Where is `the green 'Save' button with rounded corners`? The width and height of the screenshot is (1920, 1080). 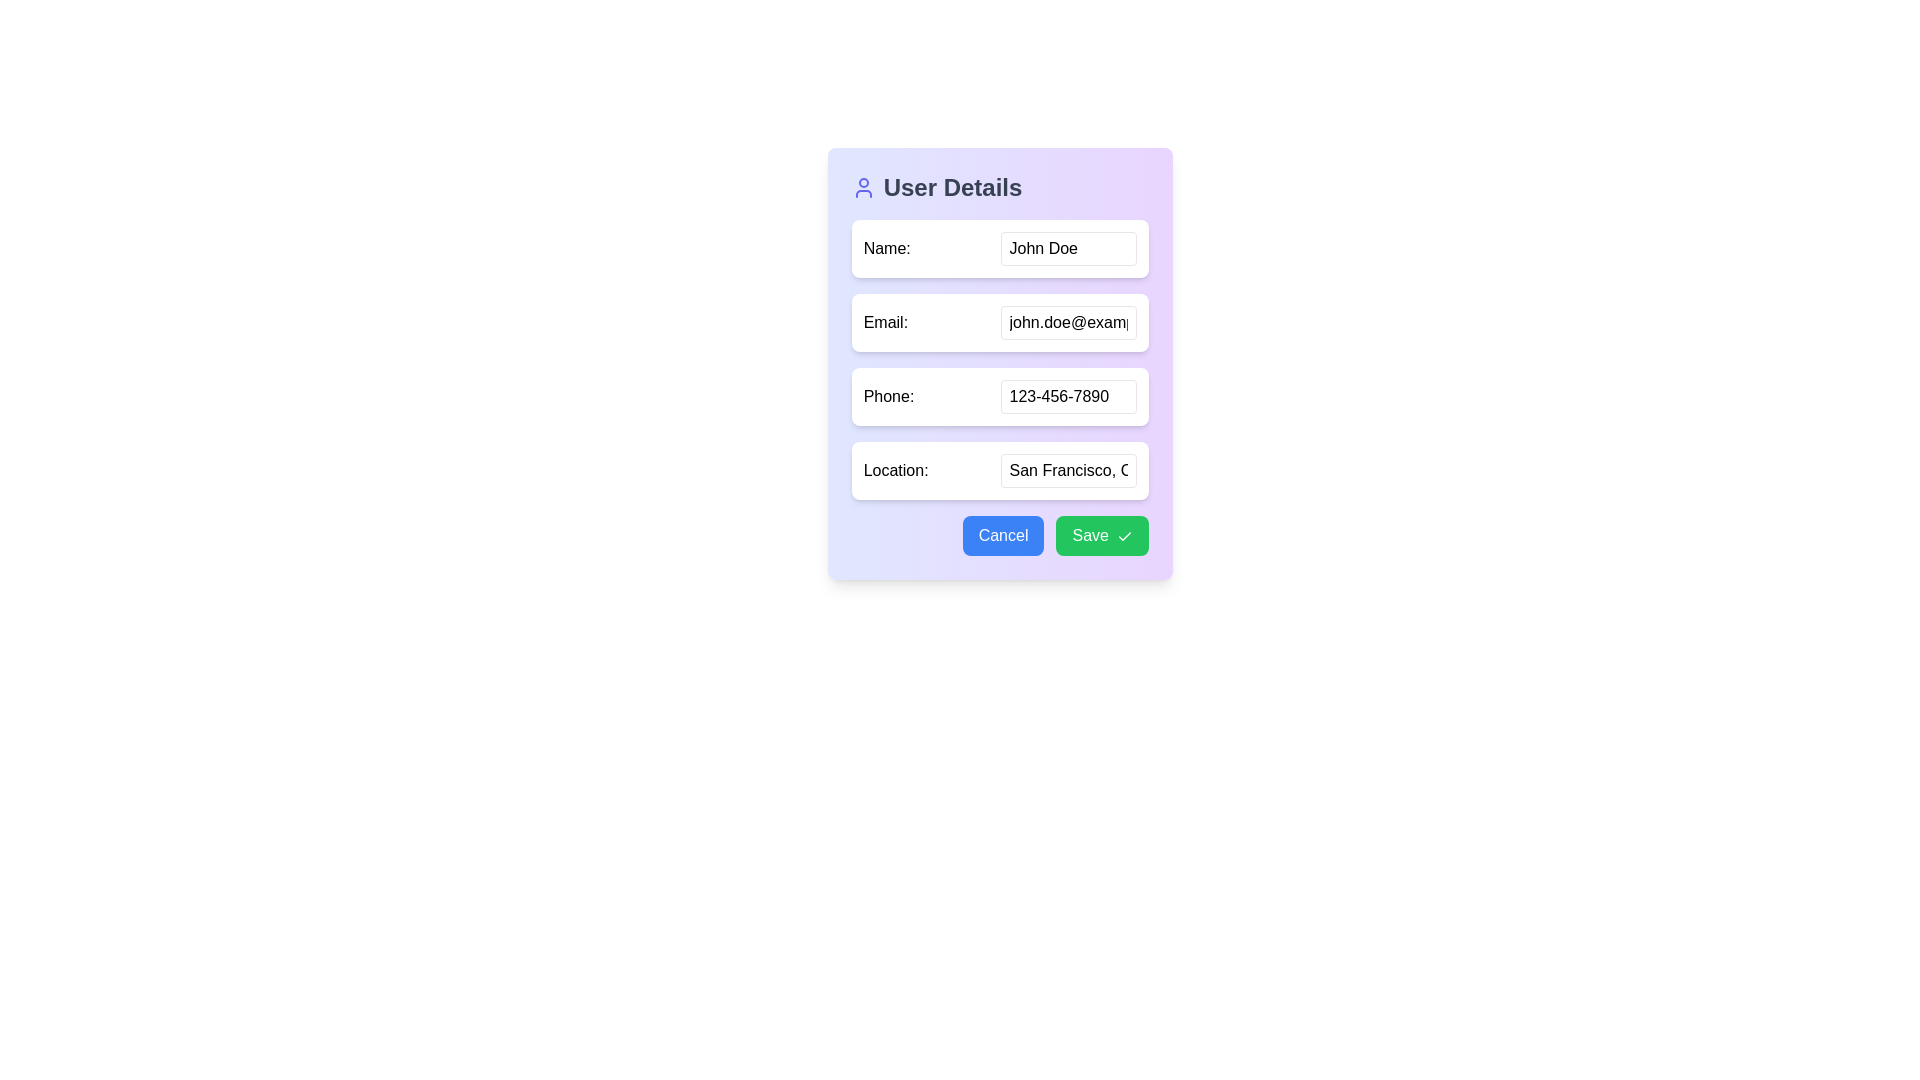
the green 'Save' button with rounded corners is located at coordinates (1101, 535).